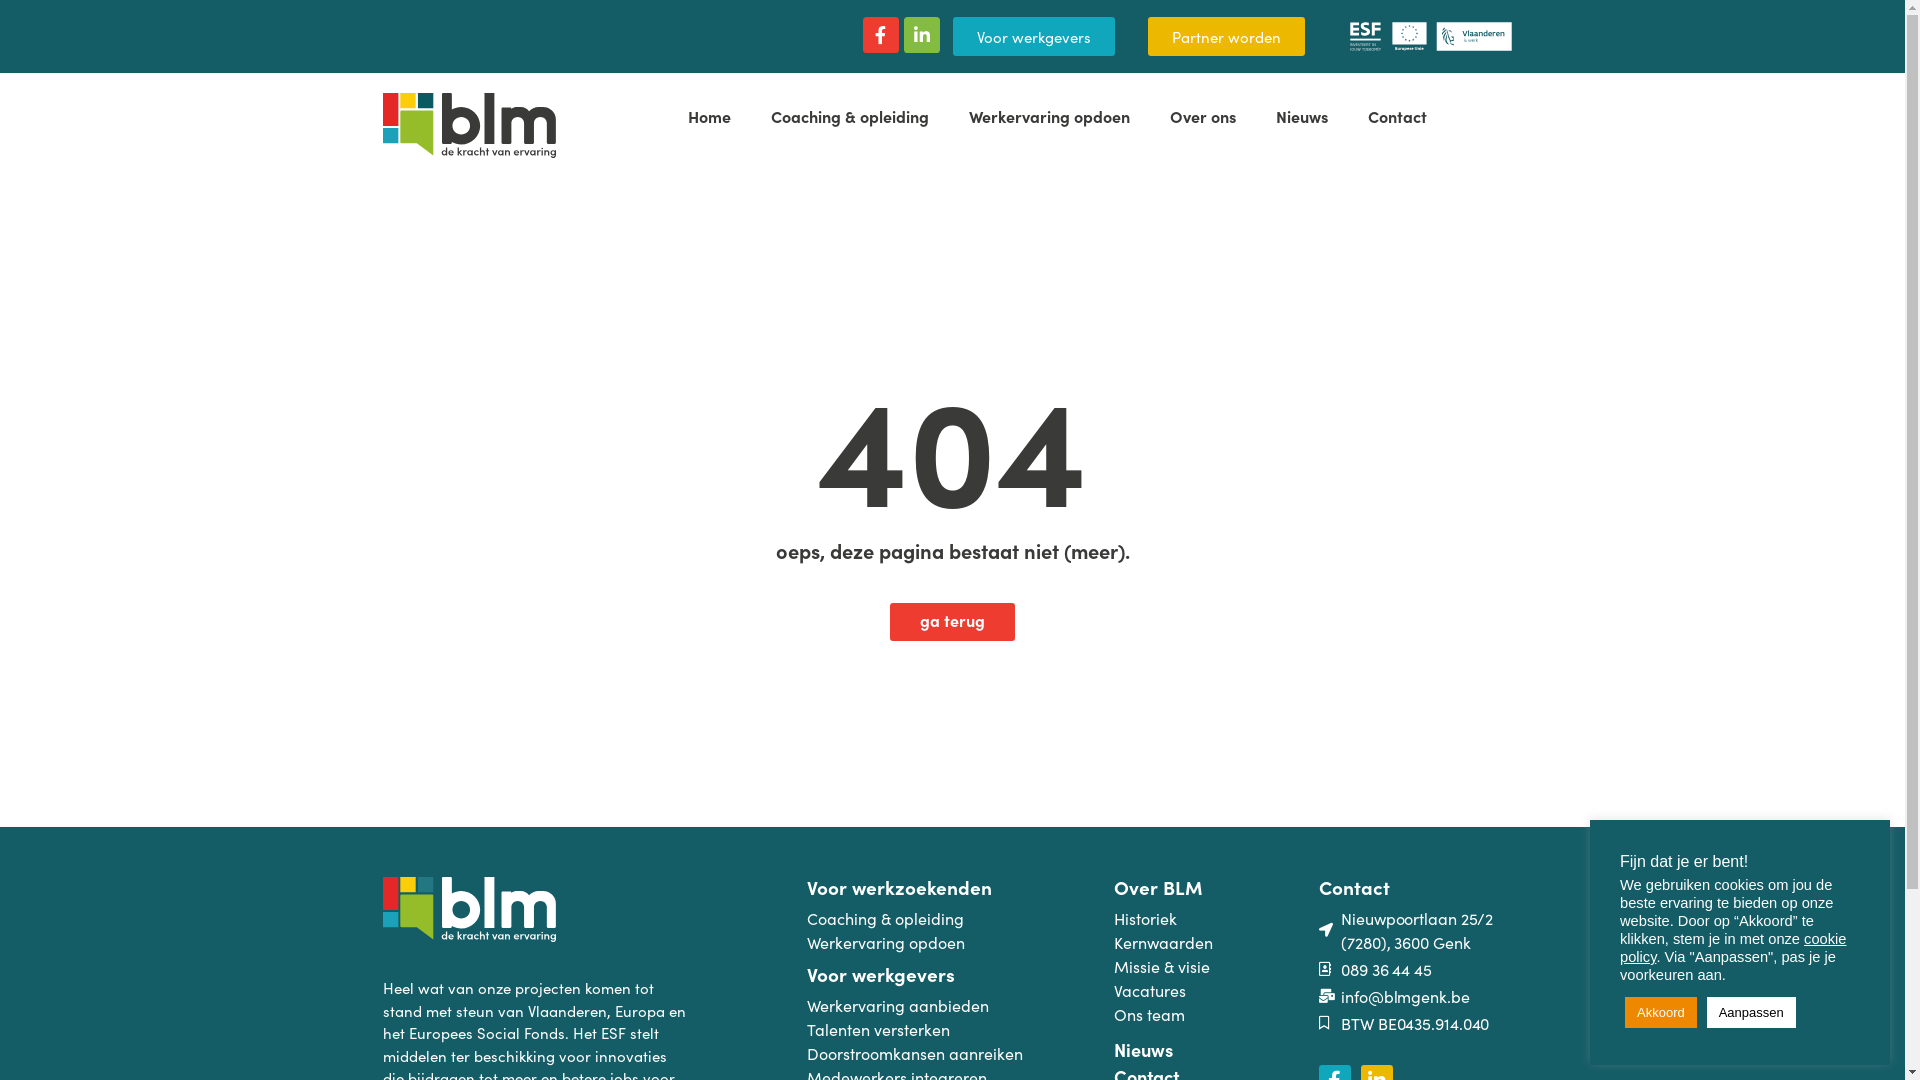 This screenshot has height=1080, width=1920. I want to click on 'Ons team', so click(1112, 1014).